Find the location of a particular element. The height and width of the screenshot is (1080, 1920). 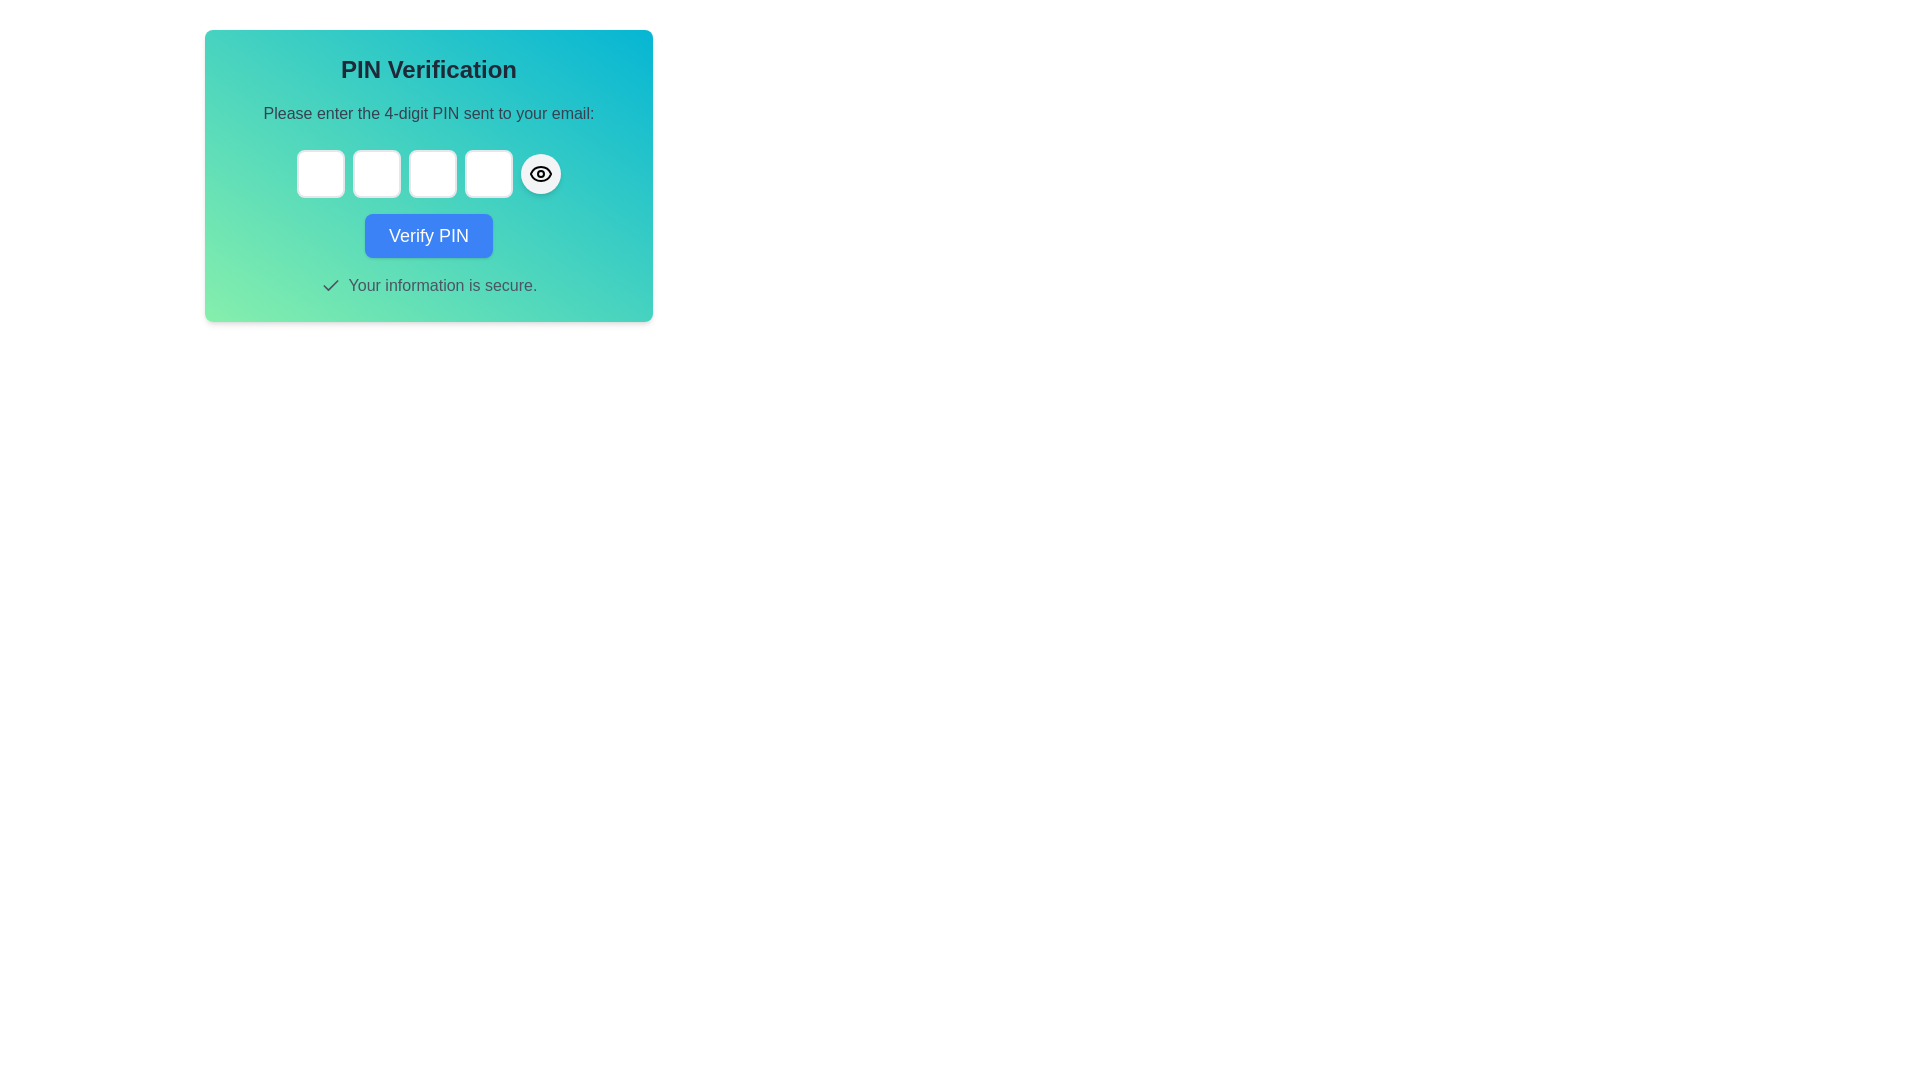

the visibility toggle IconButton located to the right of the PIN input fields is located at coordinates (541, 172).